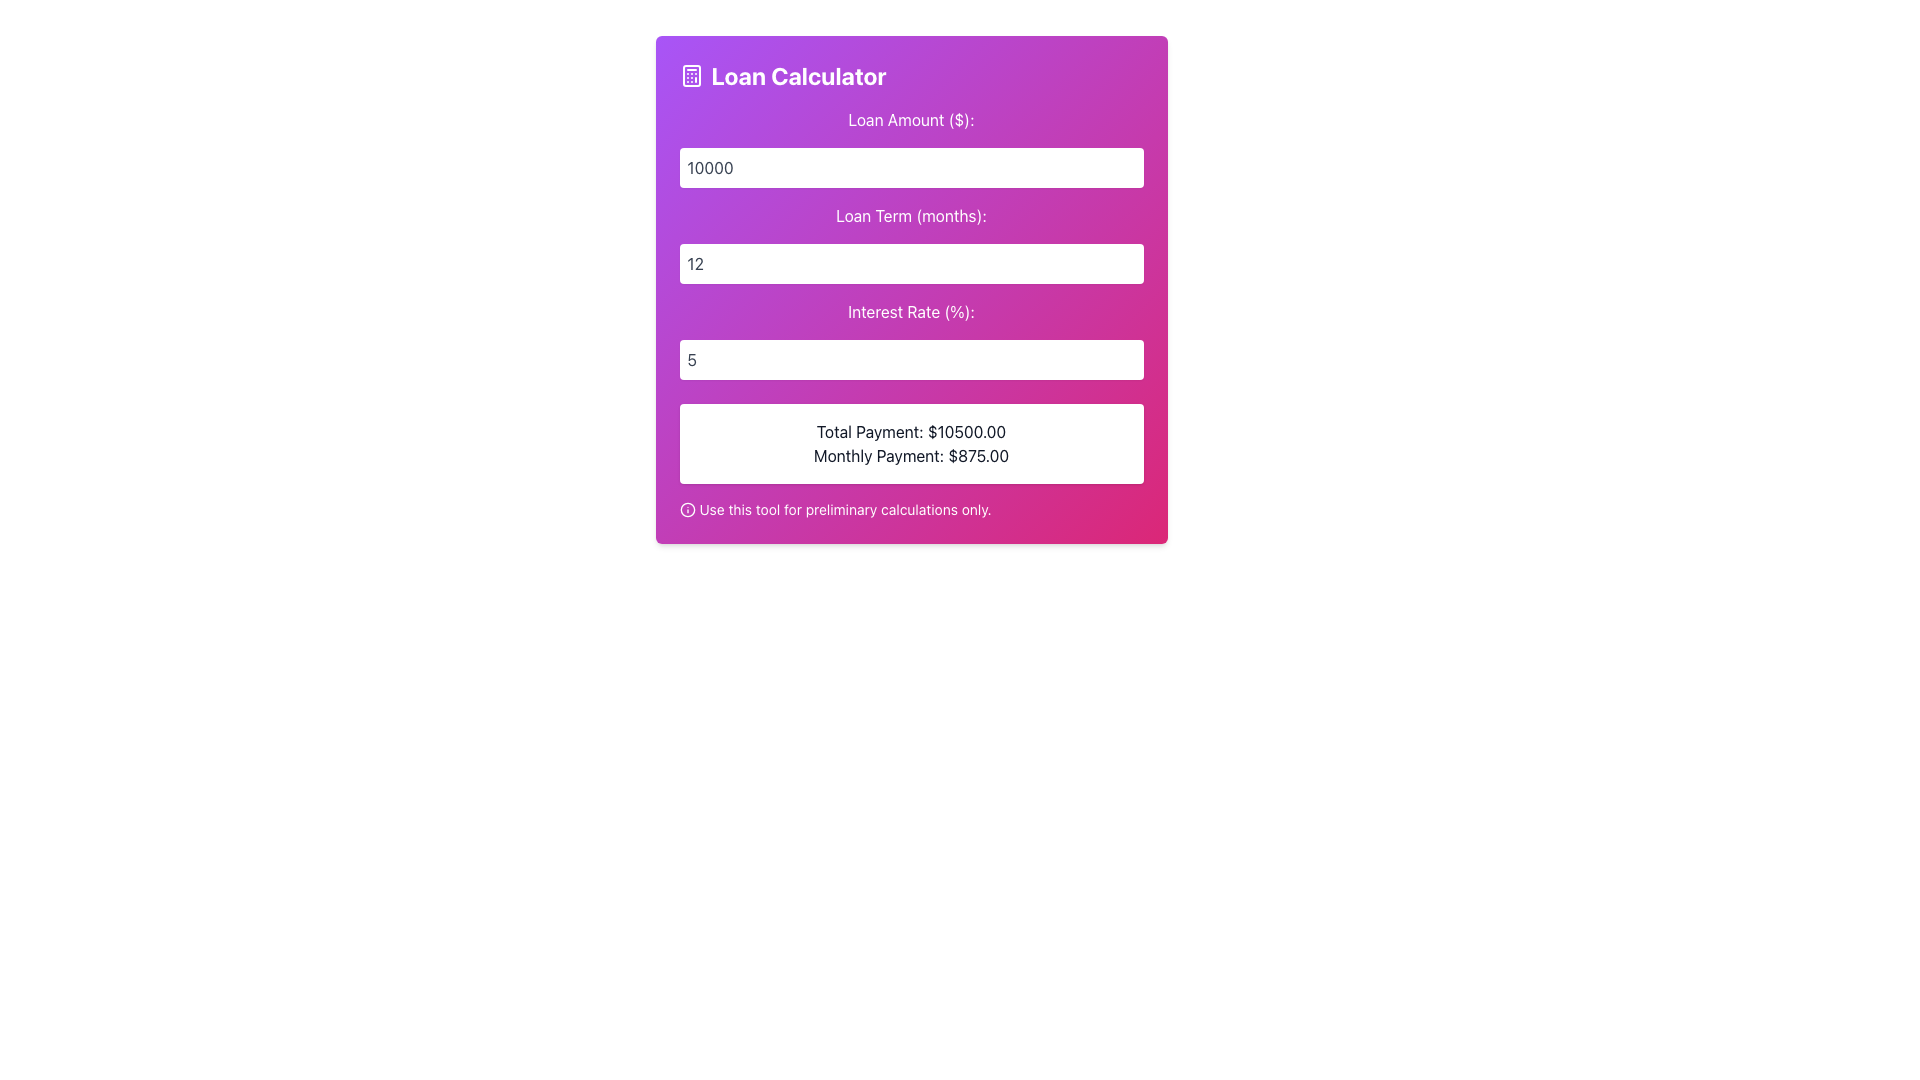  Describe the element at coordinates (910, 508) in the screenshot. I see `the text element that states 'Use this tool for preliminary calculations only.' with an accompanying circular information icon` at that location.